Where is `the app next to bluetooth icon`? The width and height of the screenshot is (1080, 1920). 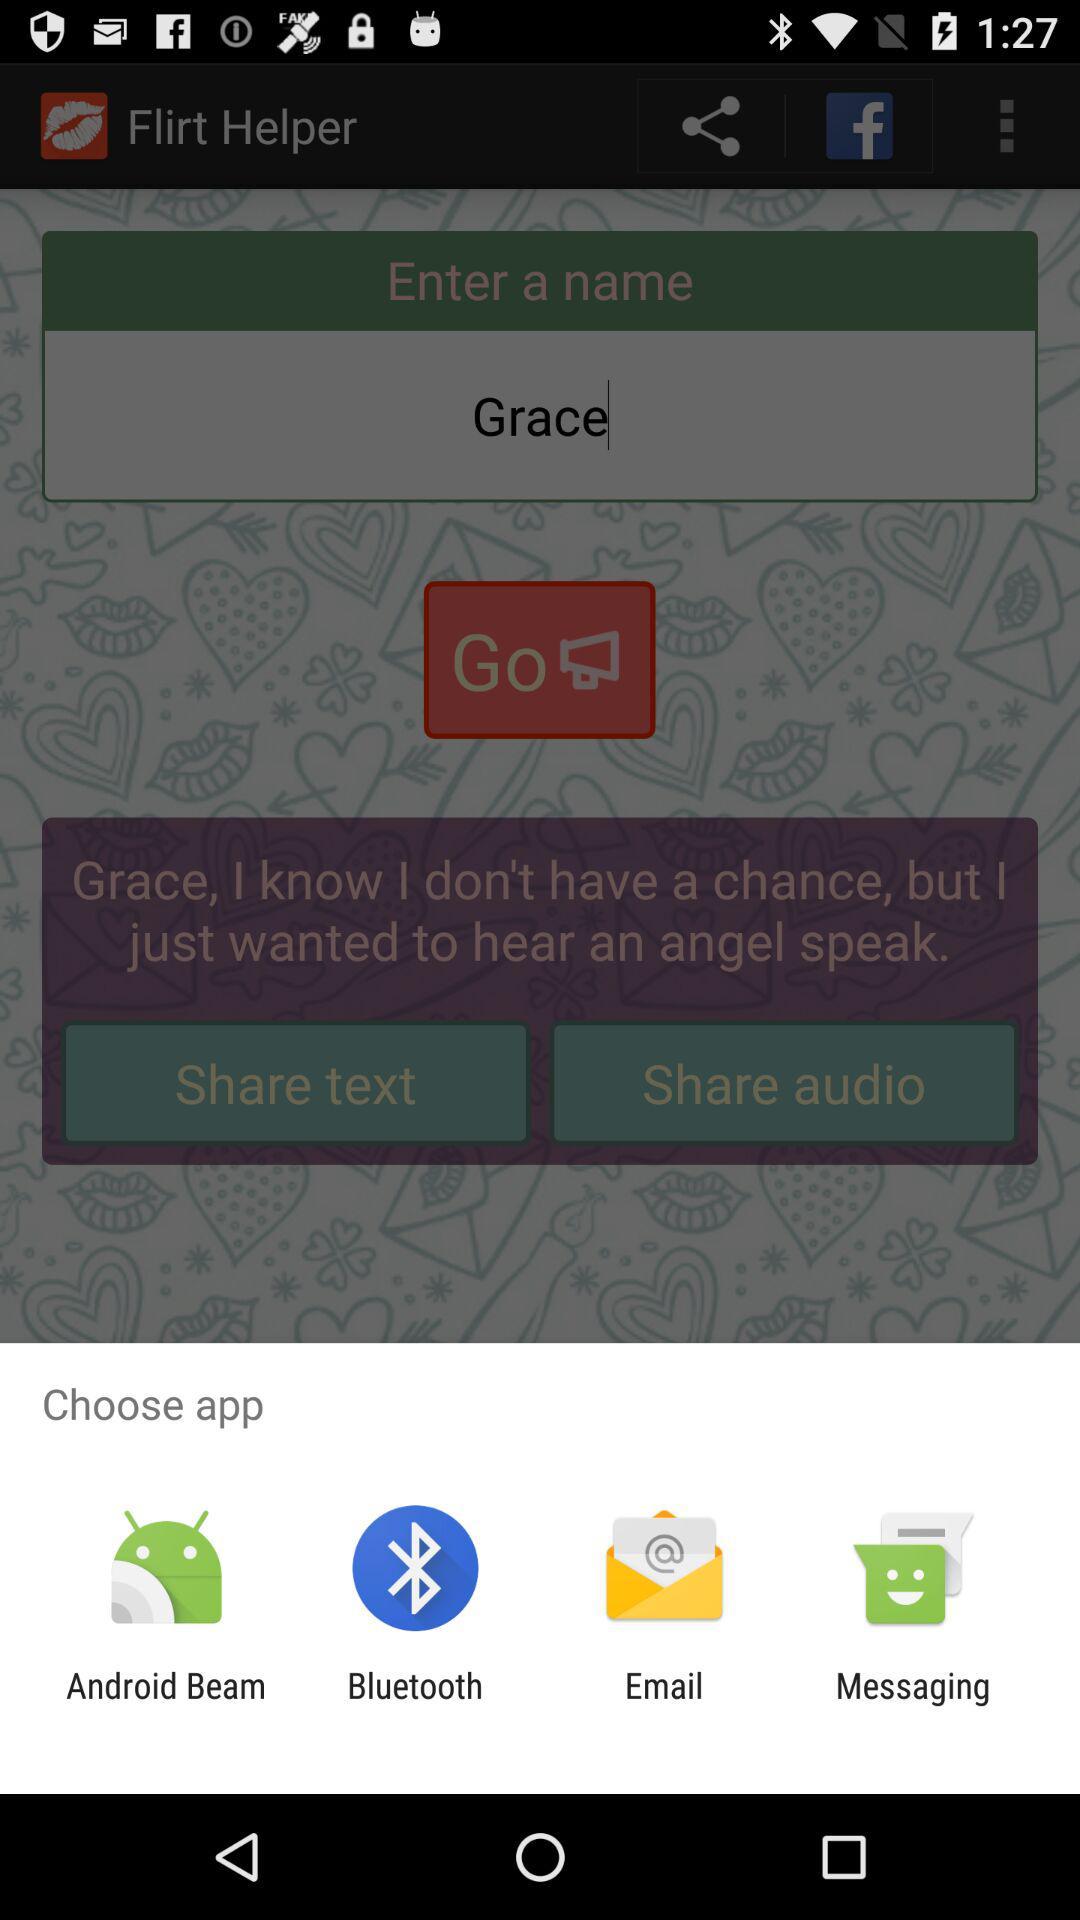 the app next to bluetooth icon is located at coordinates (664, 1705).